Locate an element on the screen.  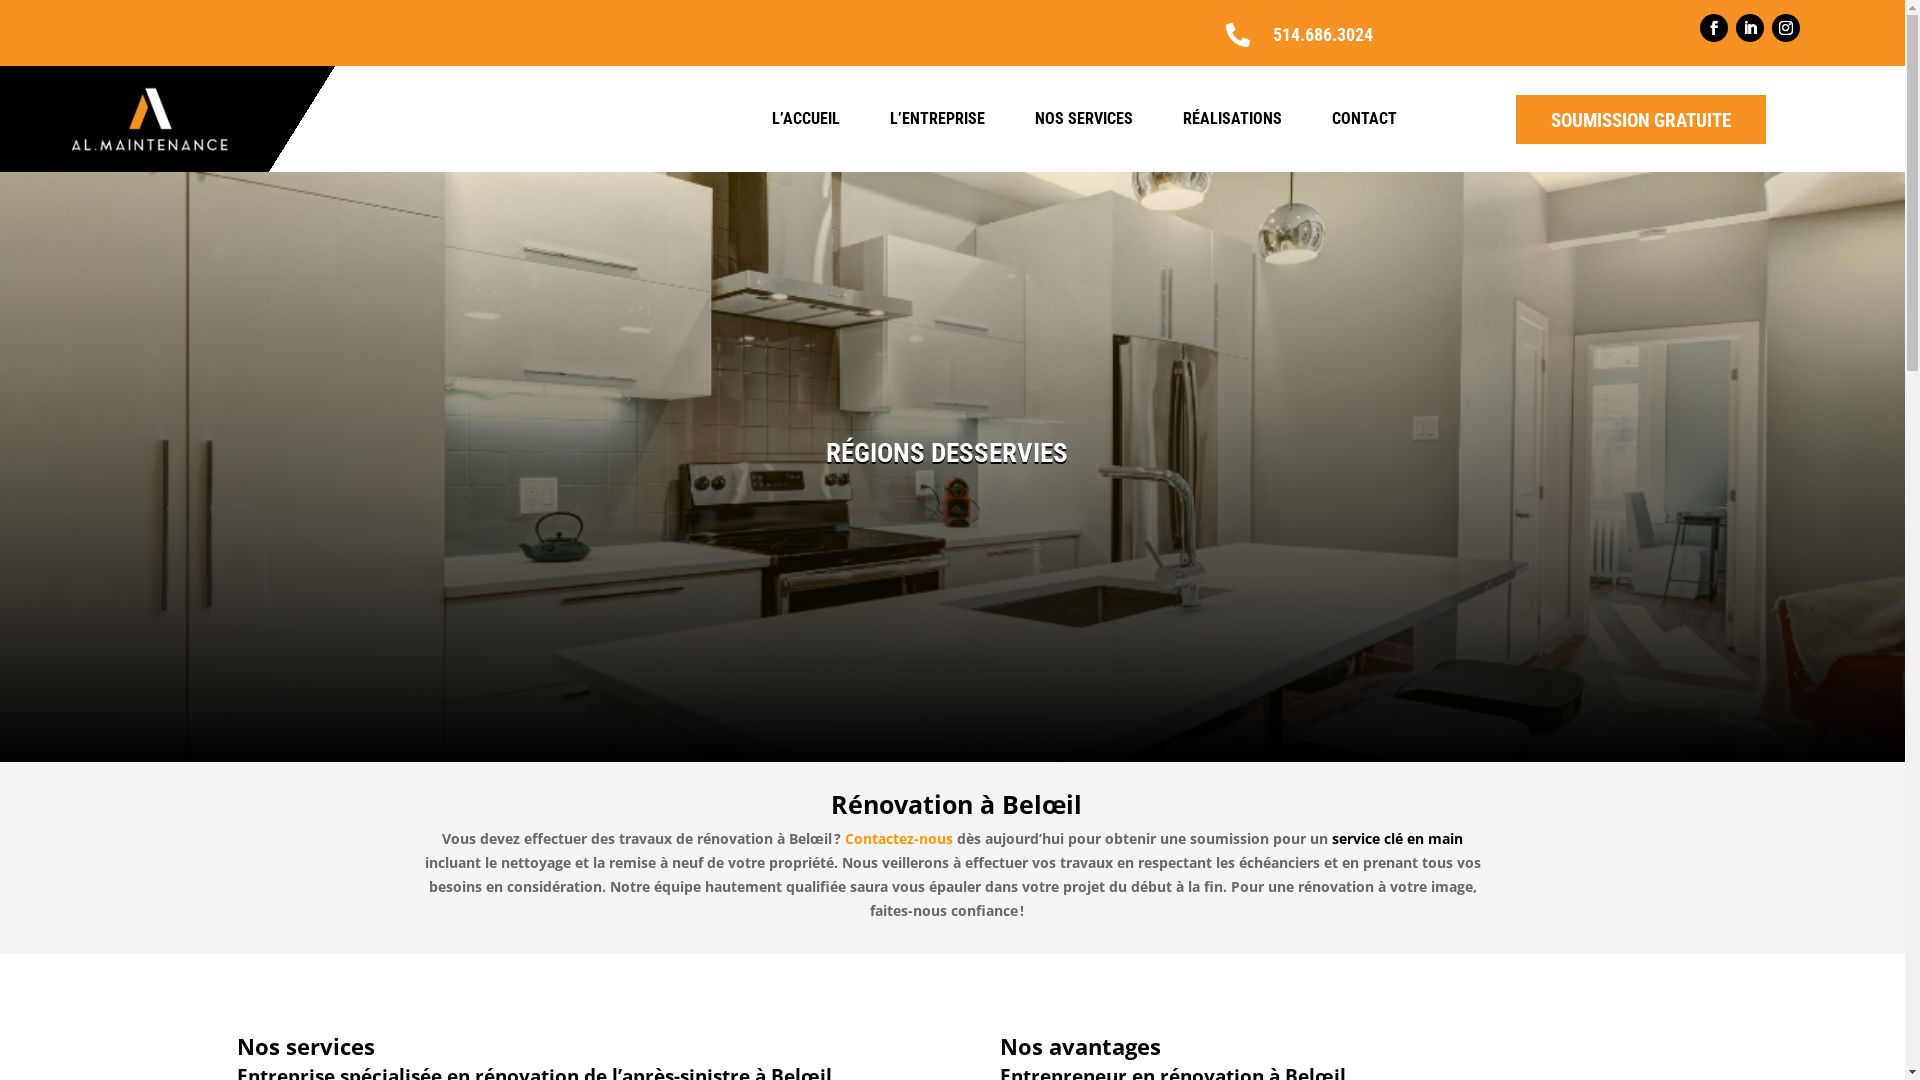
'Suivez sur LinkedIn' is located at coordinates (1749, 27).